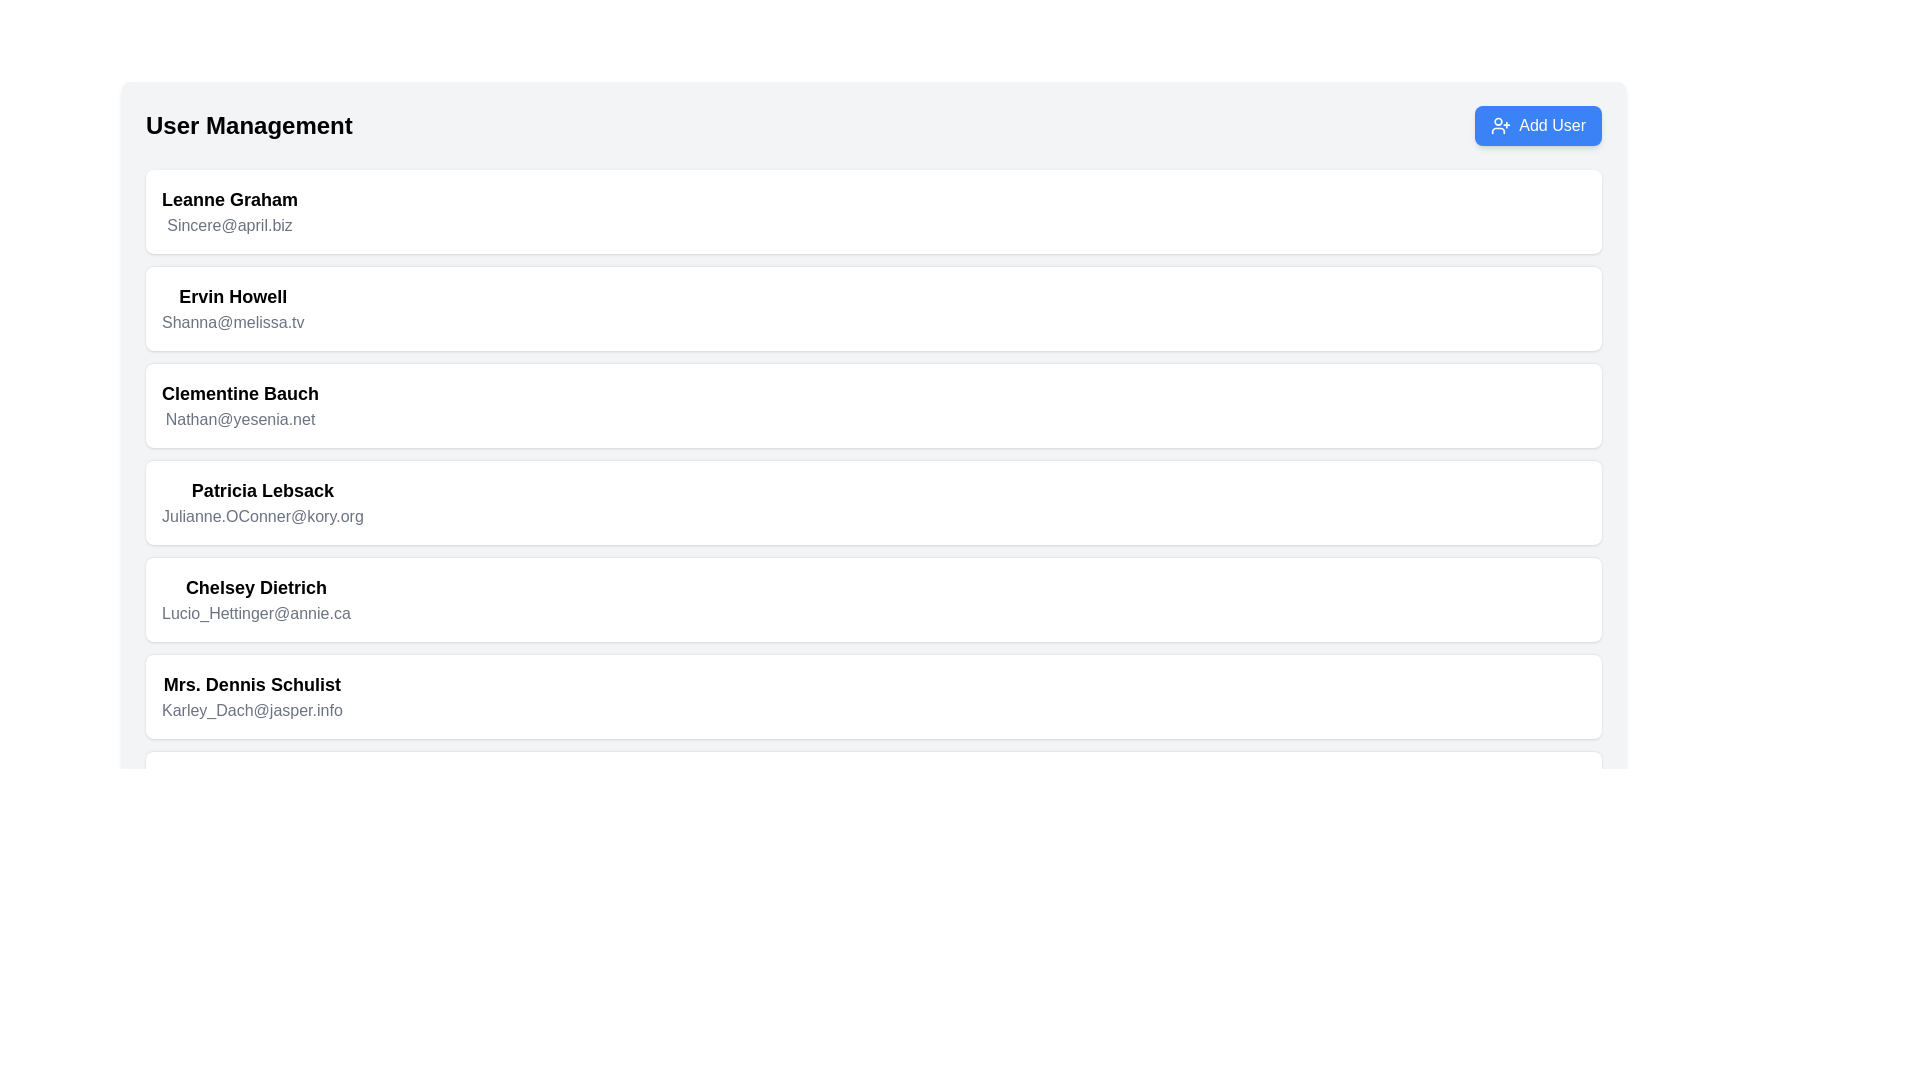 This screenshot has width=1920, height=1080. I want to click on bold, large-sized text label displaying the name 'Leanne Graham' which is centered horizontally in the first list item of the user list under the 'User Management' header, so click(230, 200).